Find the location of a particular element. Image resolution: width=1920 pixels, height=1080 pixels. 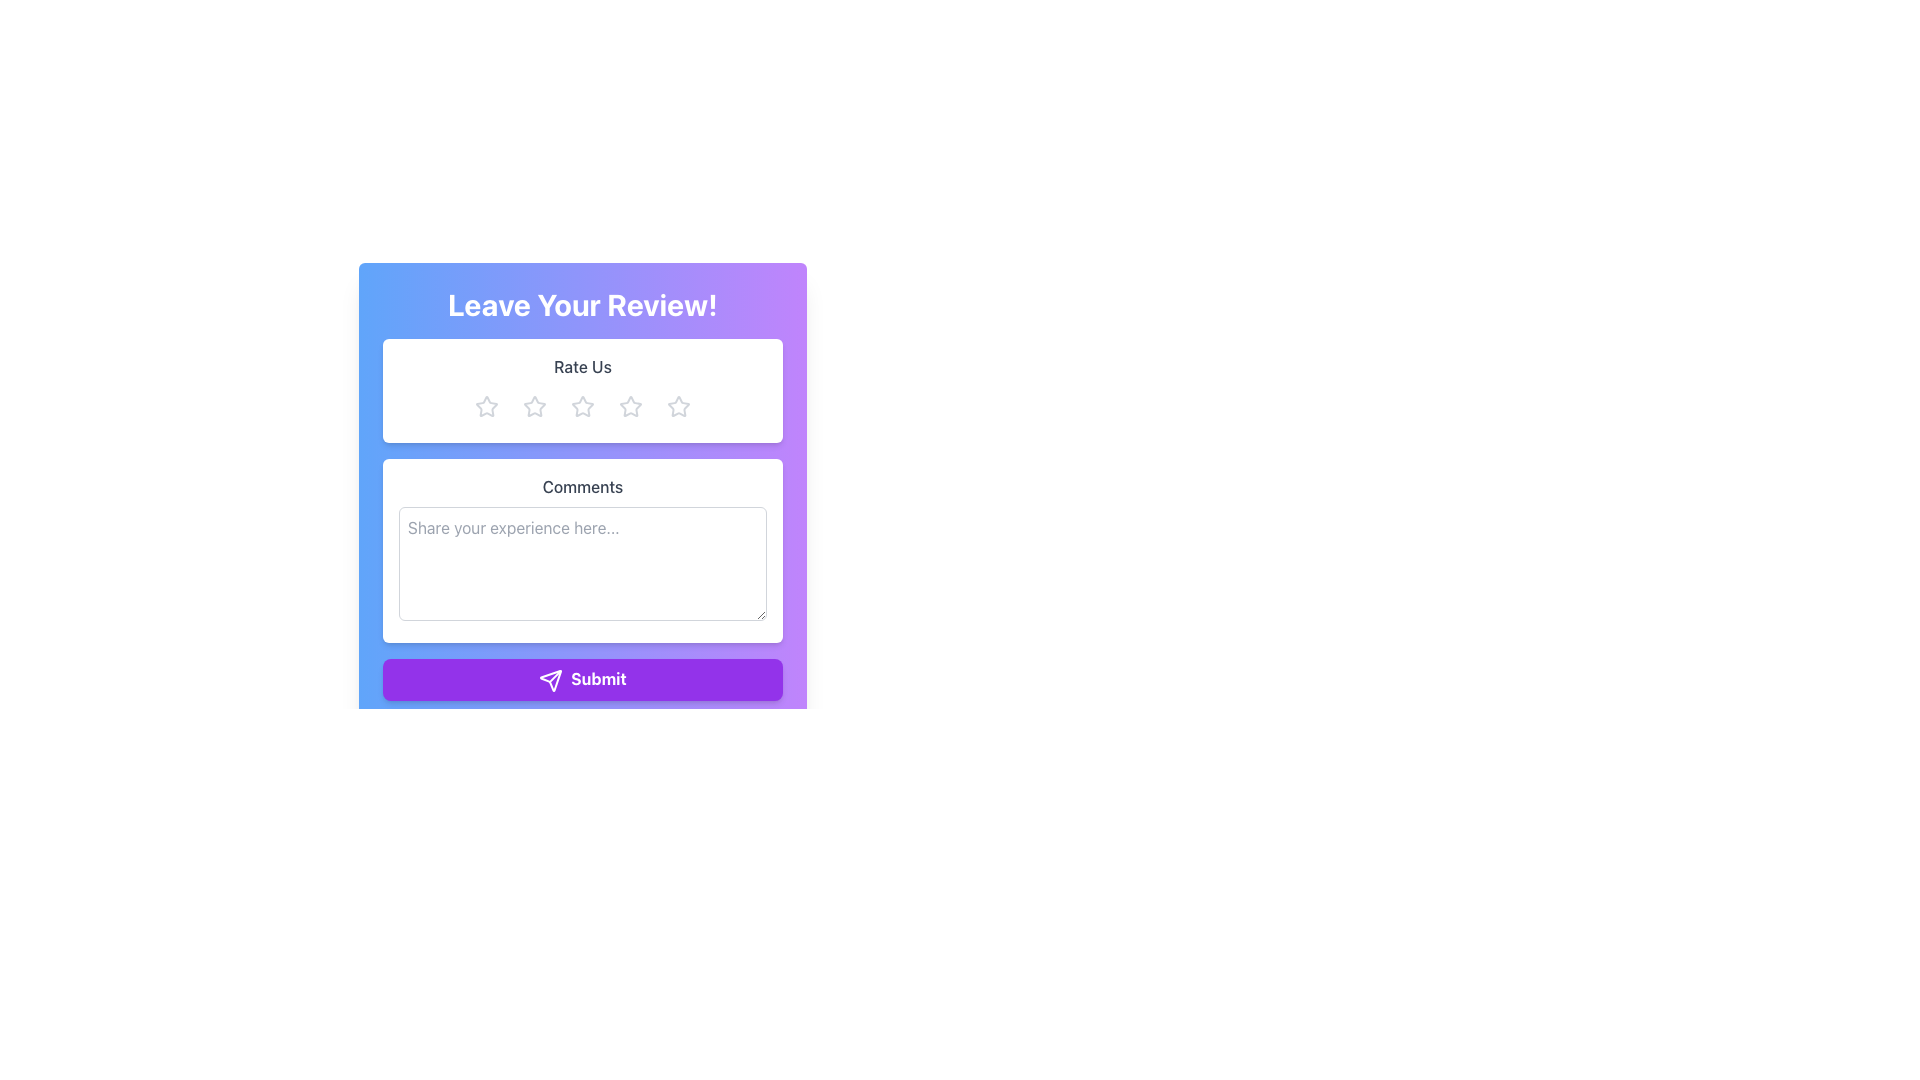

the icon that serves as a decorative component of the 'Submit' button at the bottom of the review submission form is located at coordinates (551, 679).